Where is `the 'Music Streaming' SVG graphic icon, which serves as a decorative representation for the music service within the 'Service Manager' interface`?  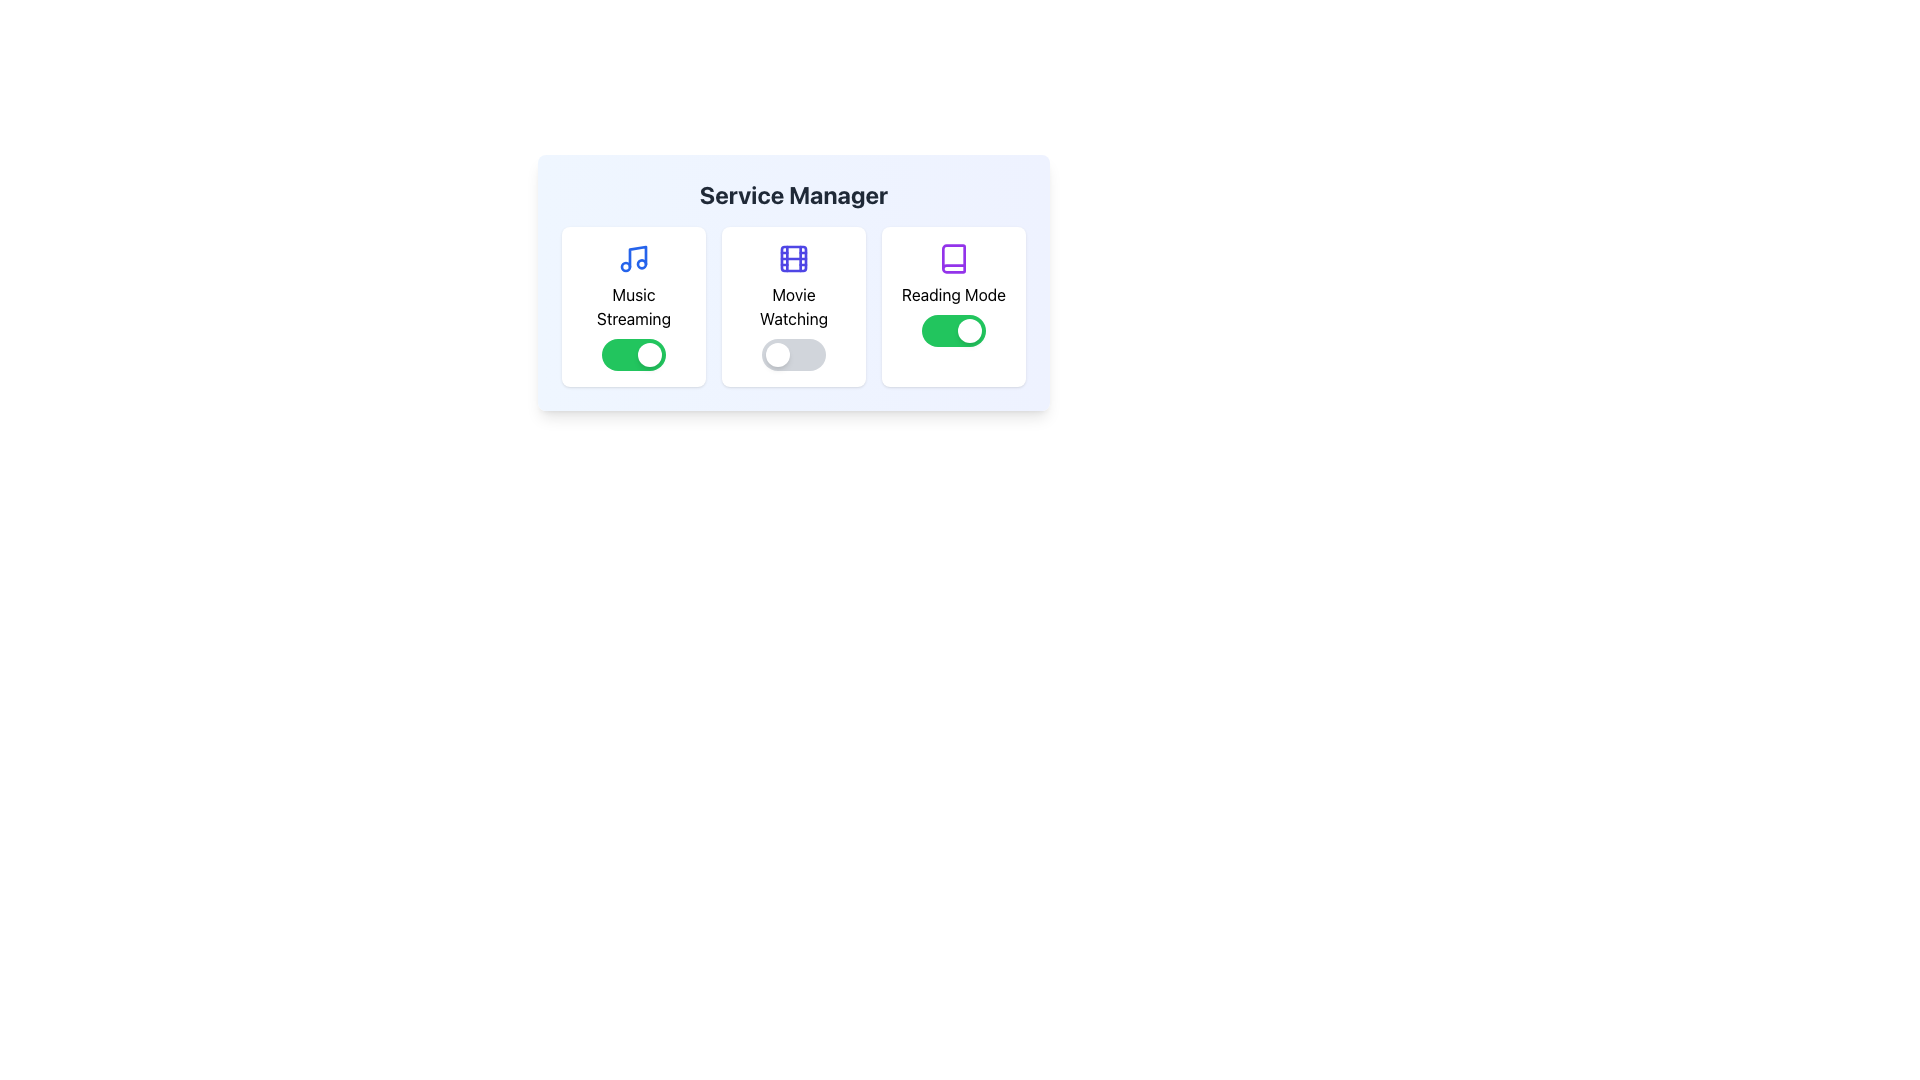 the 'Music Streaming' SVG graphic icon, which serves as a decorative representation for the music service within the 'Service Manager' interface is located at coordinates (632, 257).